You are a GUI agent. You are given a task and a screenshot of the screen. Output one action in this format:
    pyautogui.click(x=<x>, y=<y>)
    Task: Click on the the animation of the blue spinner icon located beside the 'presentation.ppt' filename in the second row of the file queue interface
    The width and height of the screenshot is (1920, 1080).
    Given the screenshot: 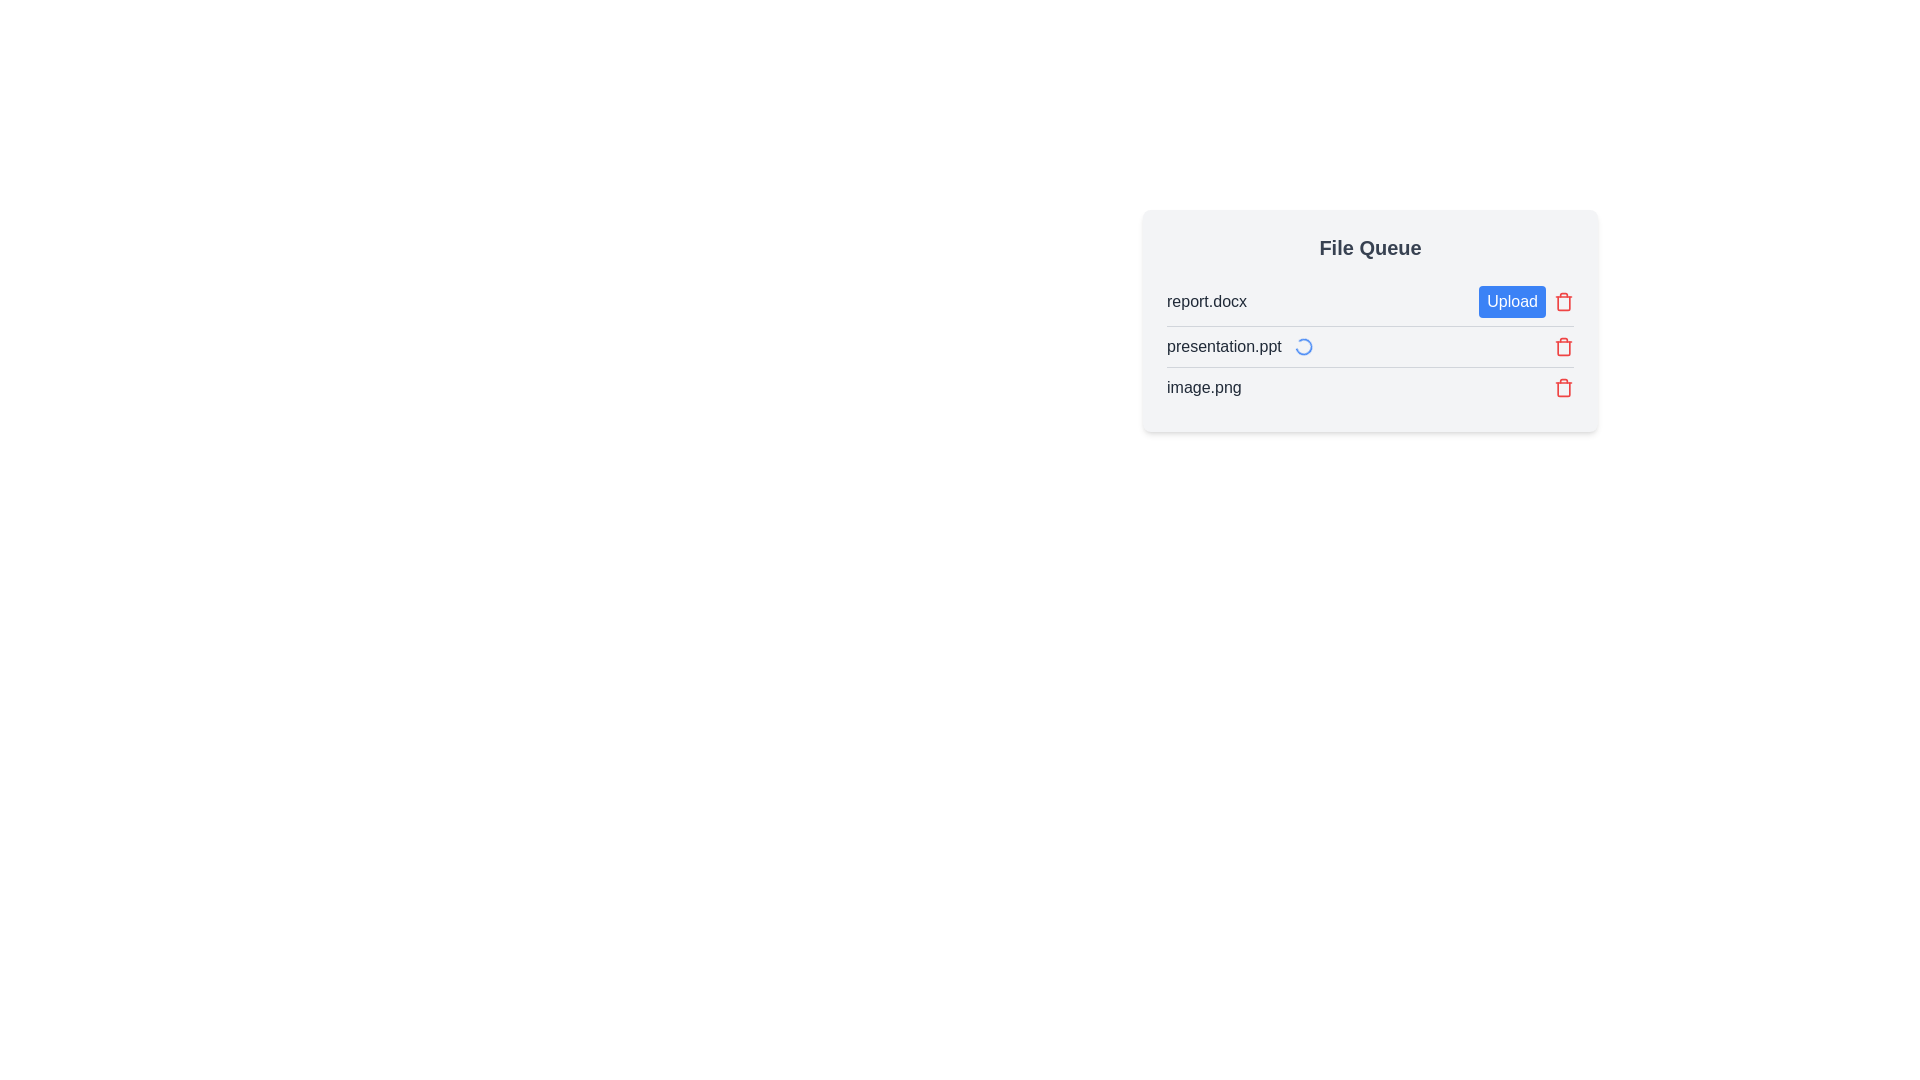 What is the action you would take?
    pyautogui.click(x=1303, y=346)
    